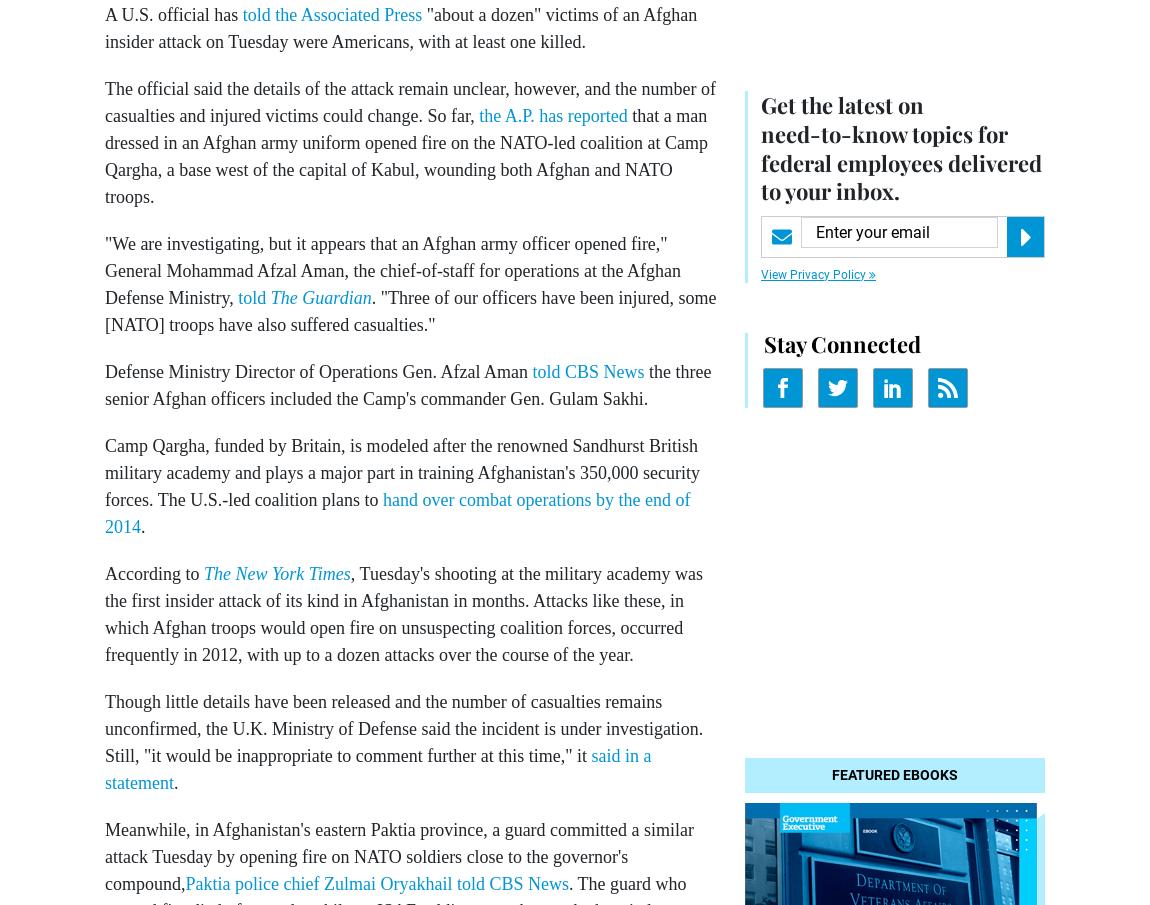 The height and width of the screenshot is (905, 1150). I want to click on 'the three senior Afghan officers included the Camp's commander Gen. Gulam Sakhi.', so click(408, 385).